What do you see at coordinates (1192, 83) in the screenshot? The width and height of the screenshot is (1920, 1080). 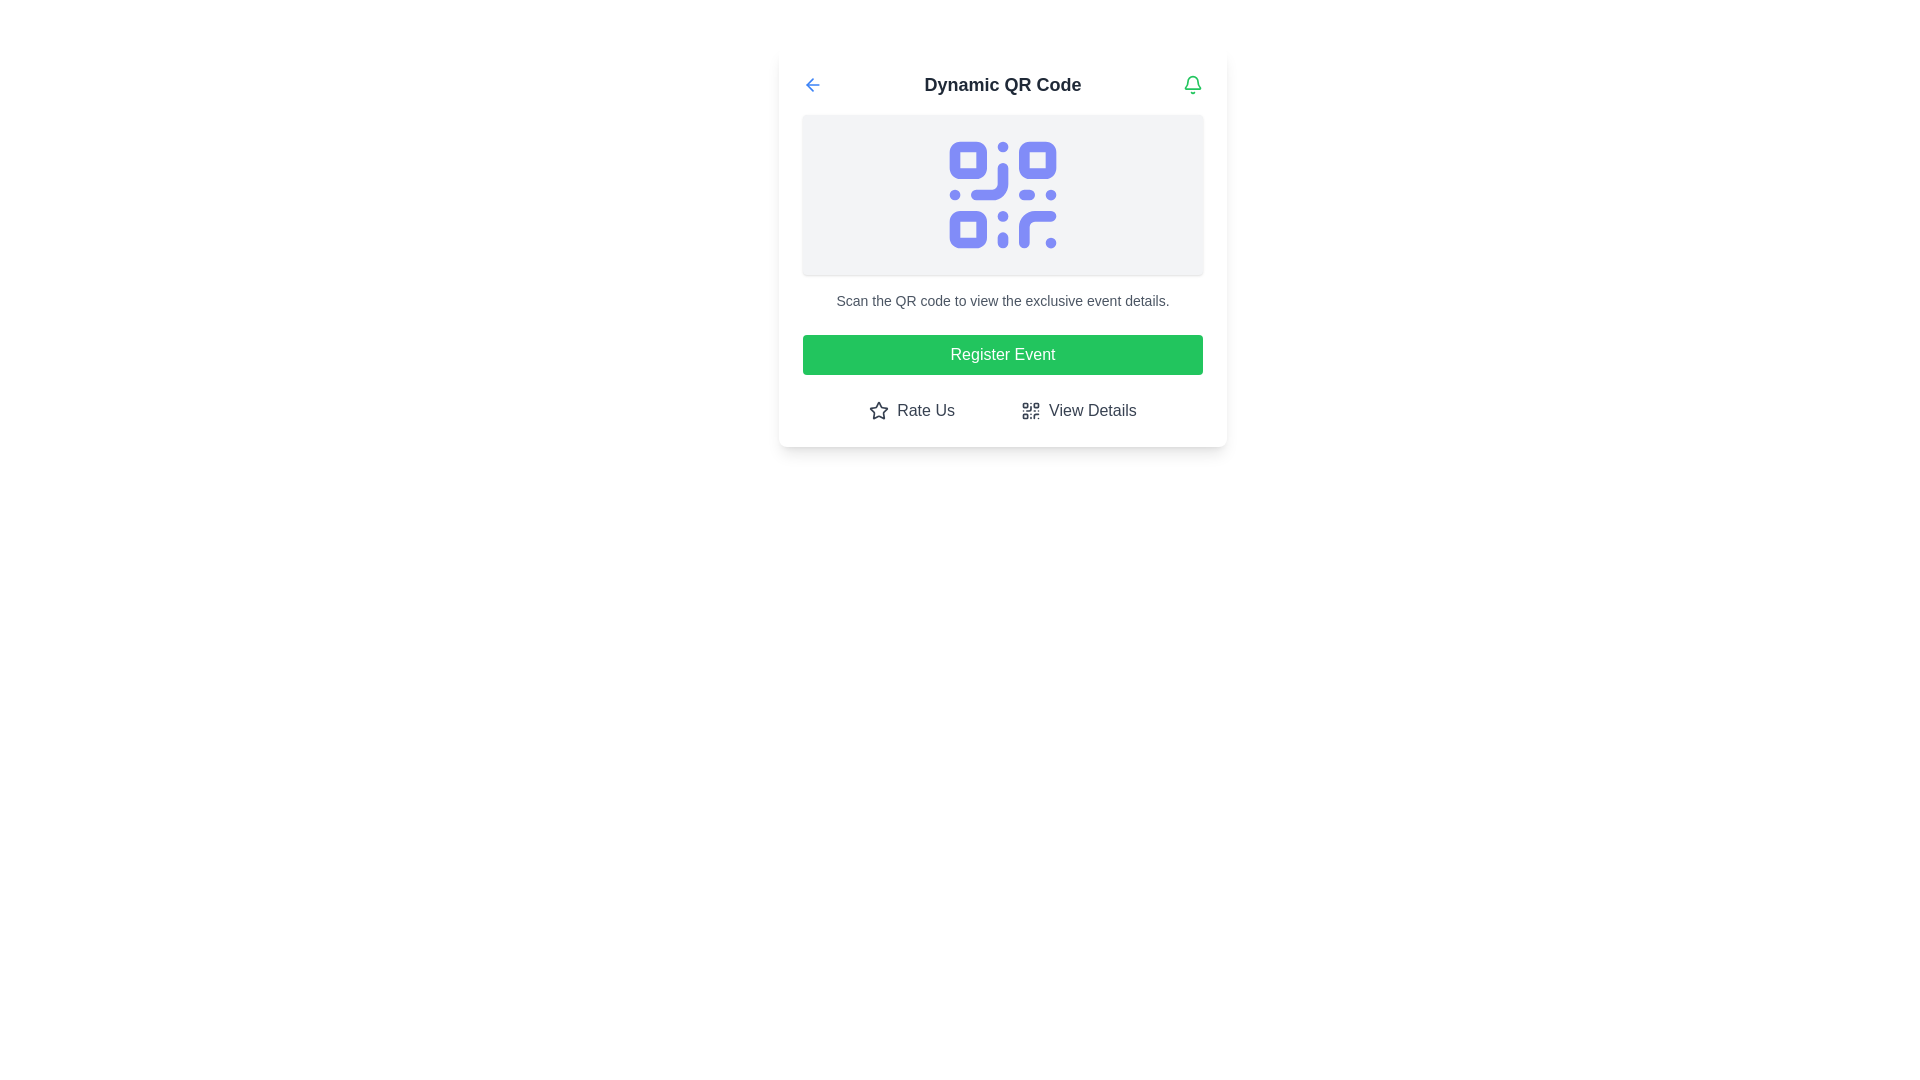 I see `the notification indicator icon located at the far right of the header section` at bounding box center [1192, 83].